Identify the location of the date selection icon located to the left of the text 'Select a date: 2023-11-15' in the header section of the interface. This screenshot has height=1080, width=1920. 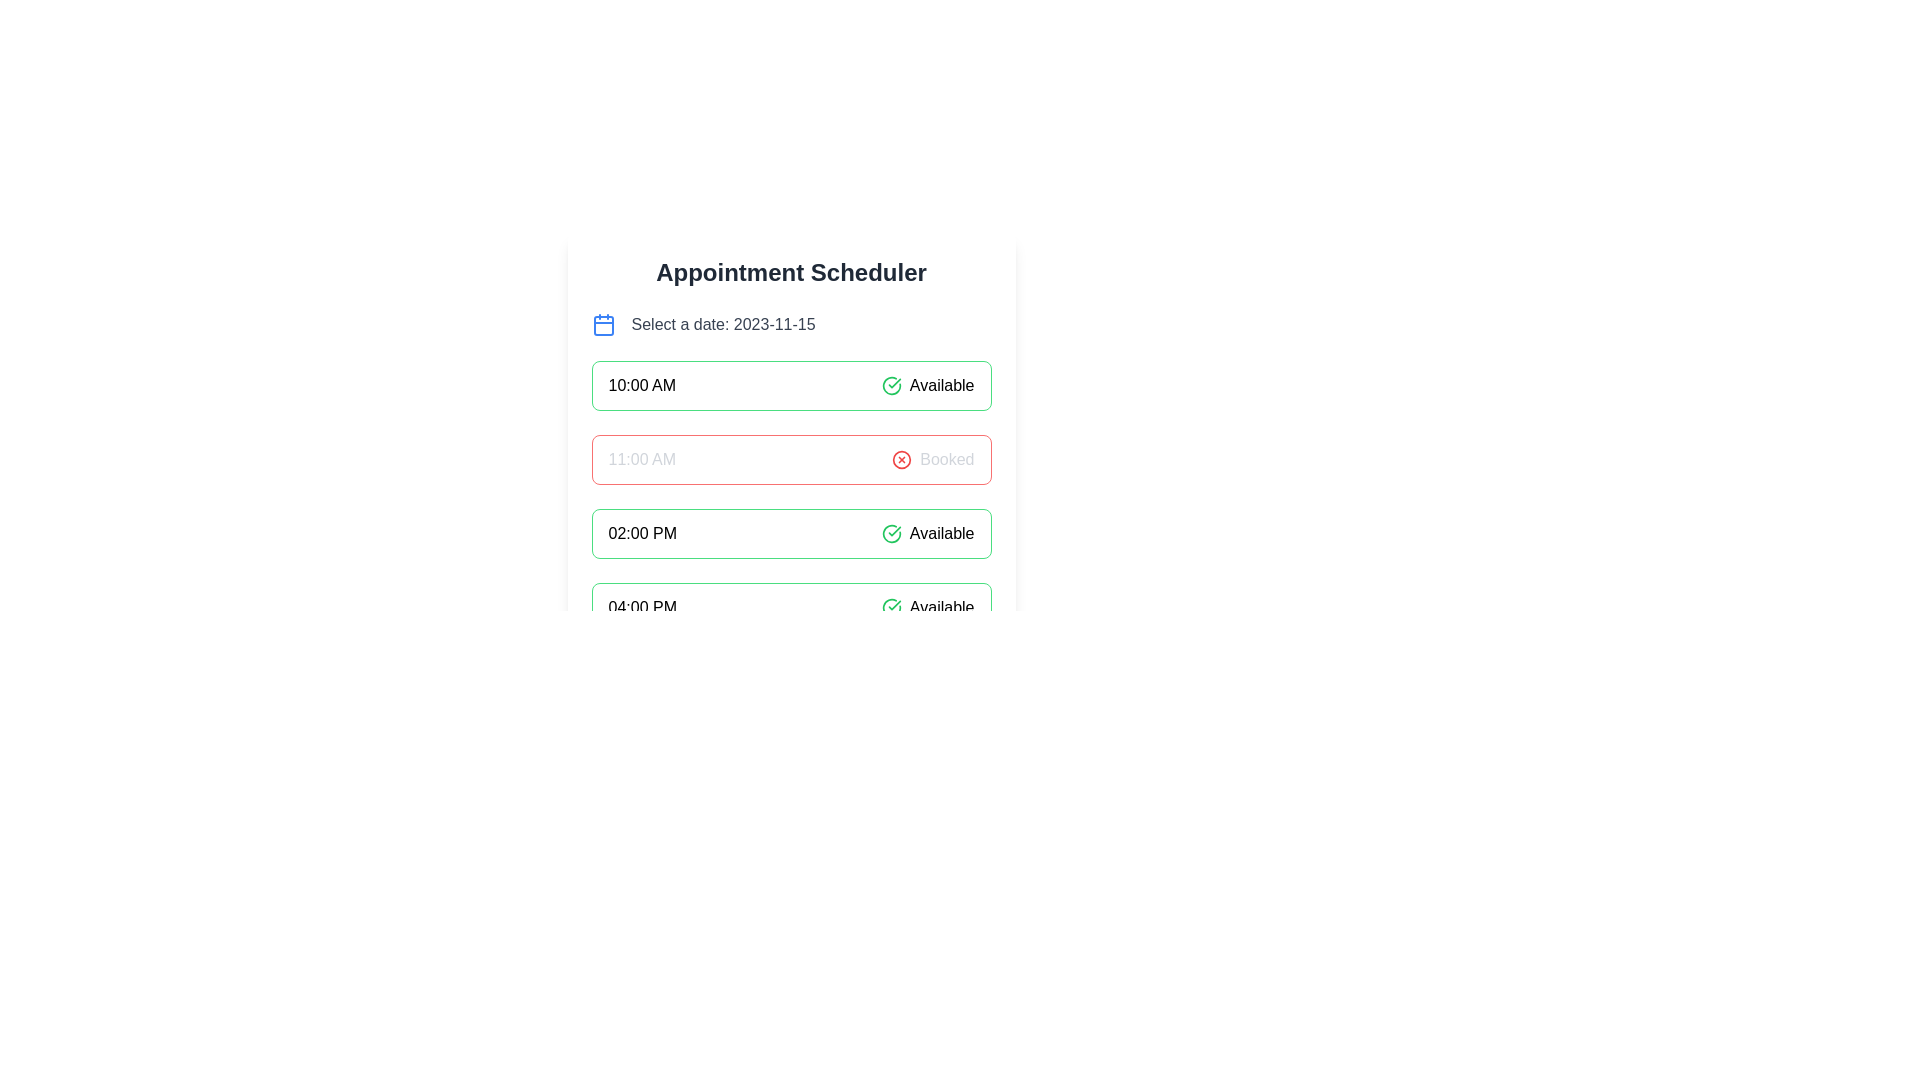
(602, 323).